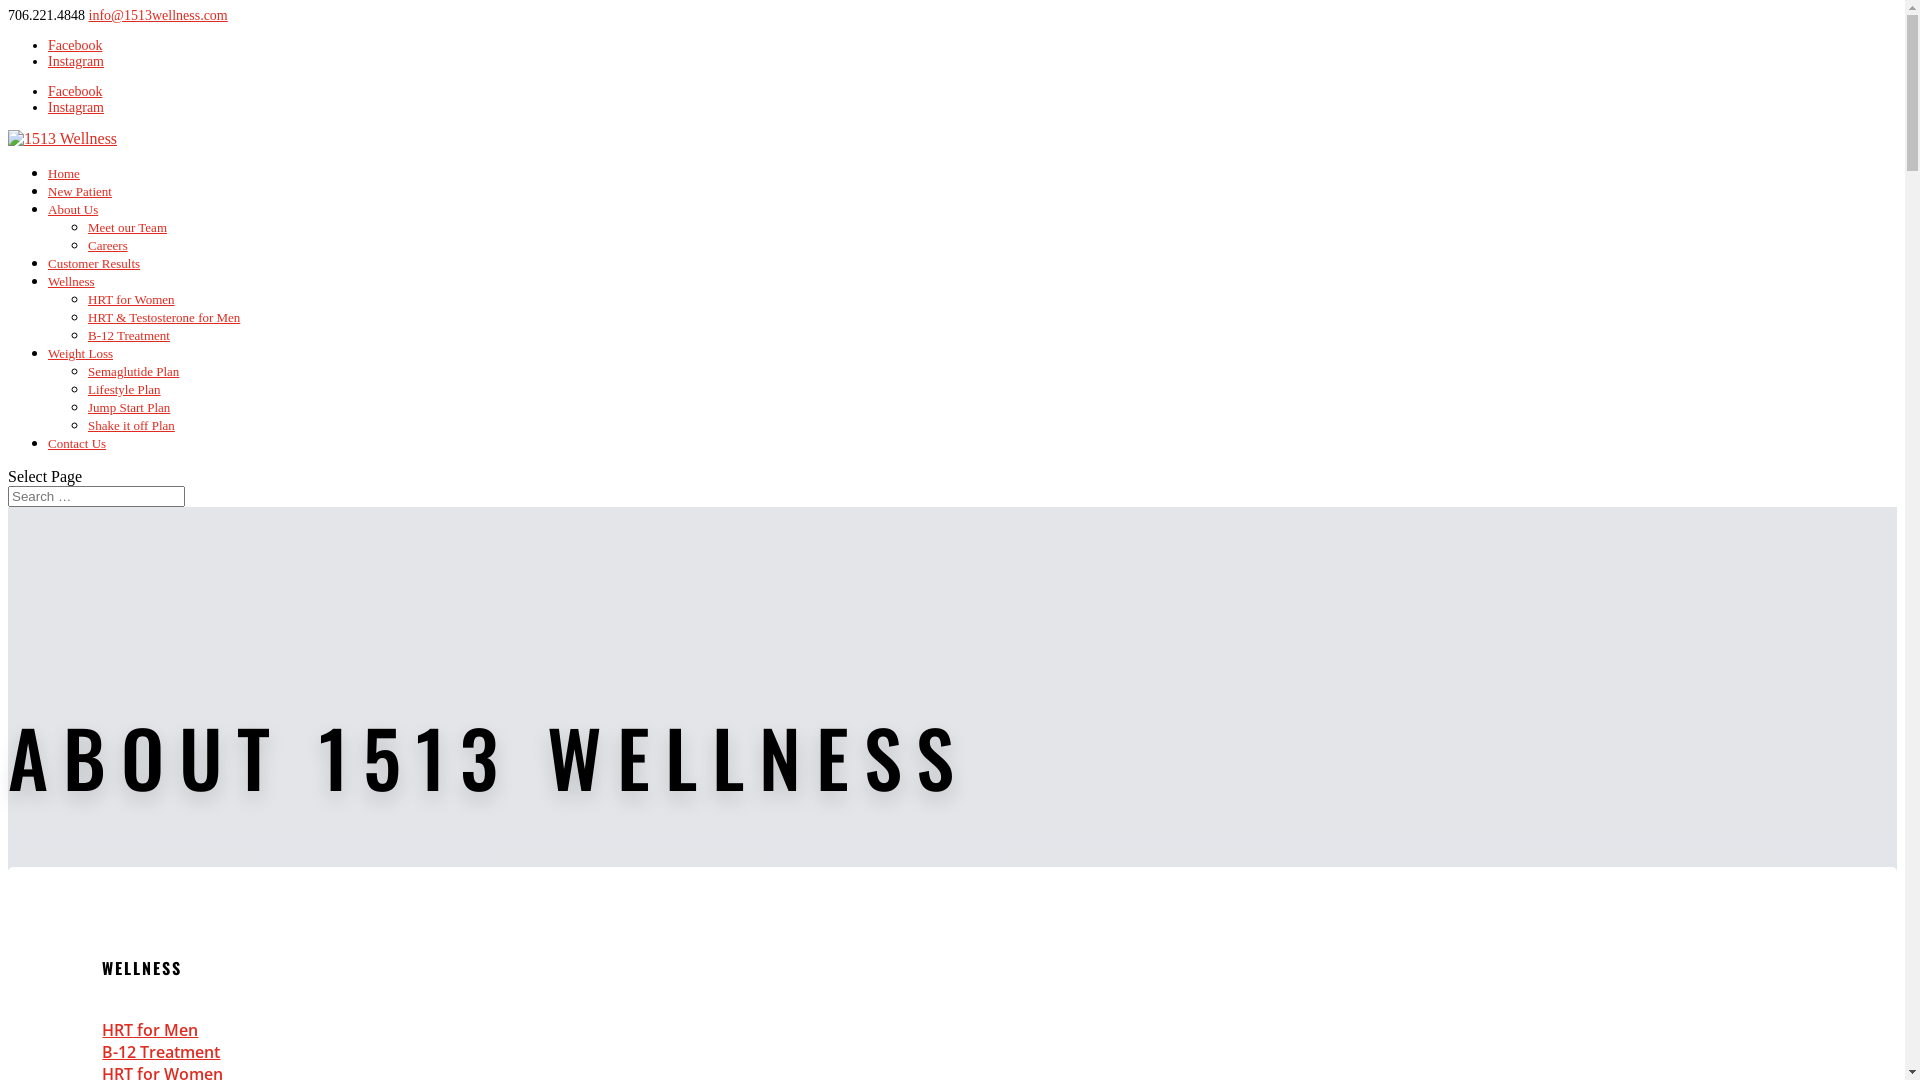 The image size is (1920, 1080). Describe the element at coordinates (123, 389) in the screenshot. I see `'Lifestyle Plan'` at that location.